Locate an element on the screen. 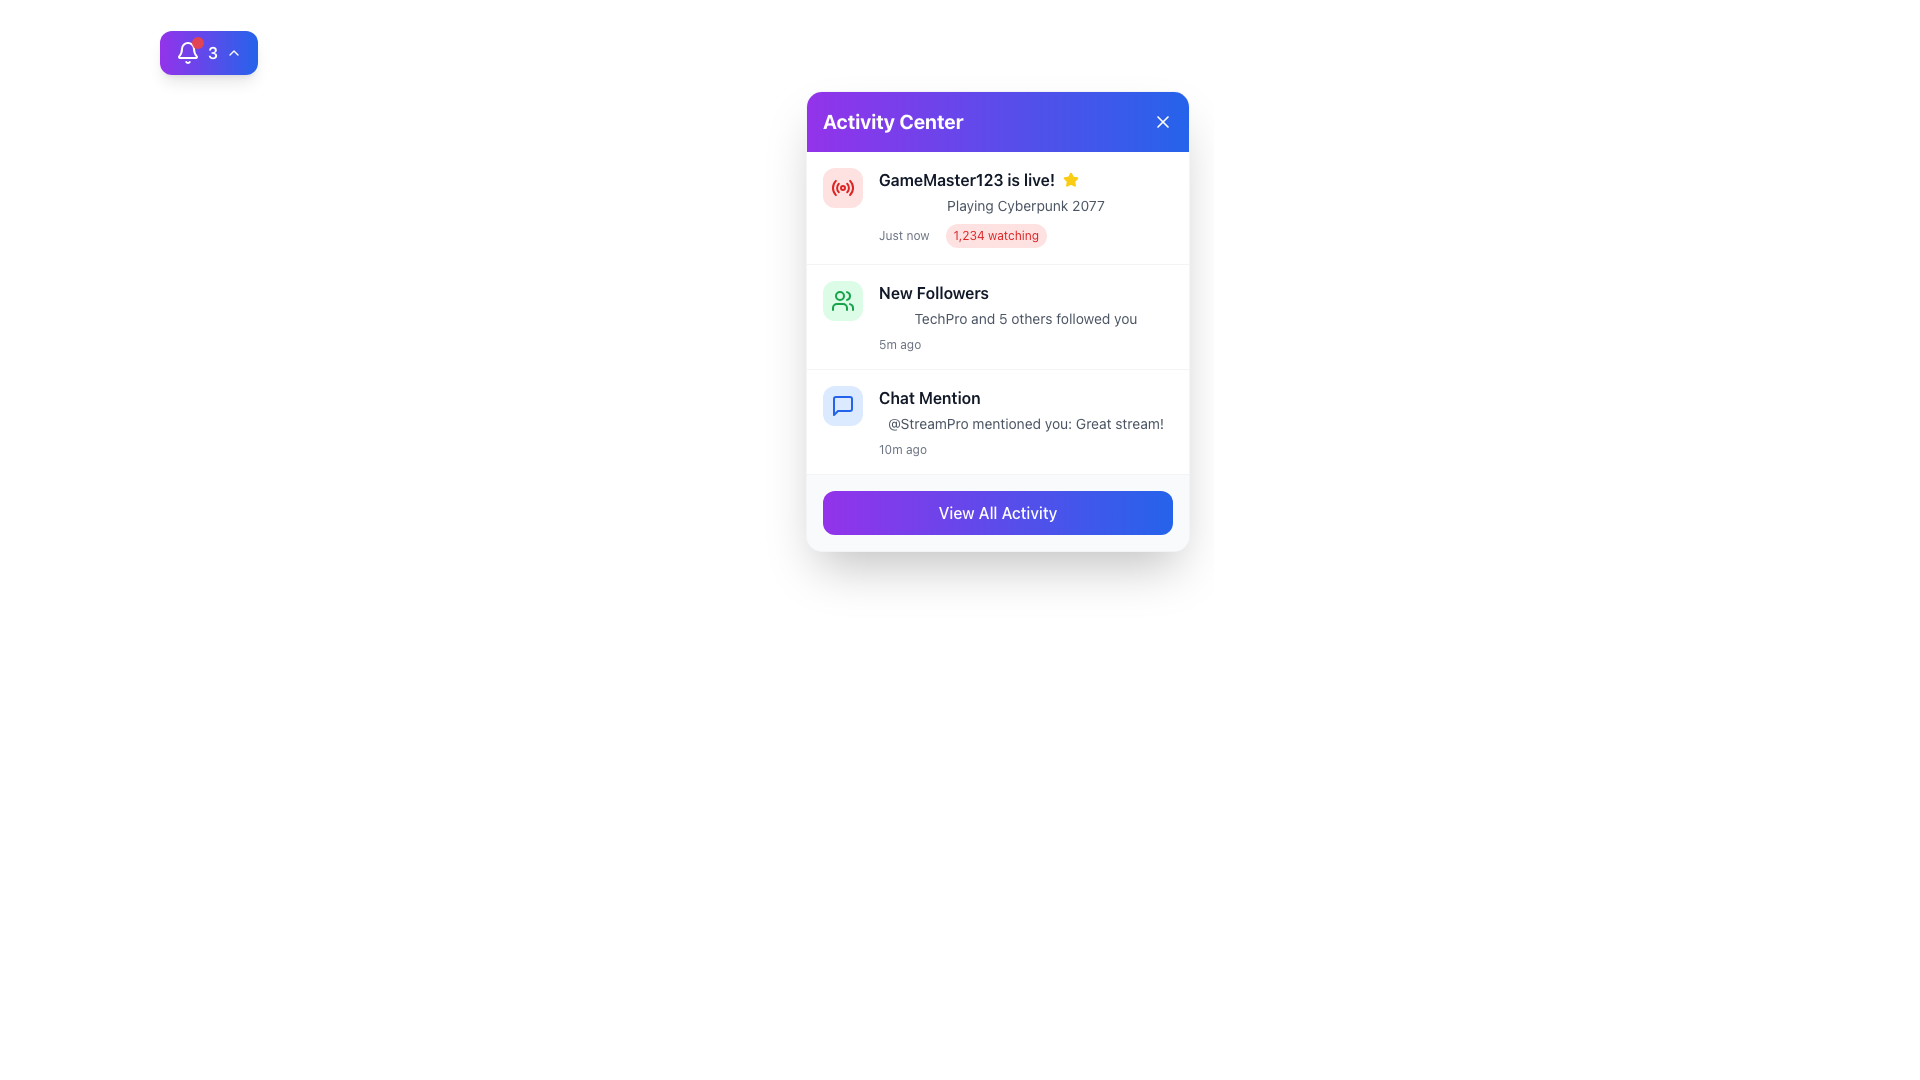 The height and width of the screenshot is (1080, 1920). the green SVG icon representing a group of users, located in the second row of the activity feed next to the 'New Followers' text is located at coordinates (843, 300).